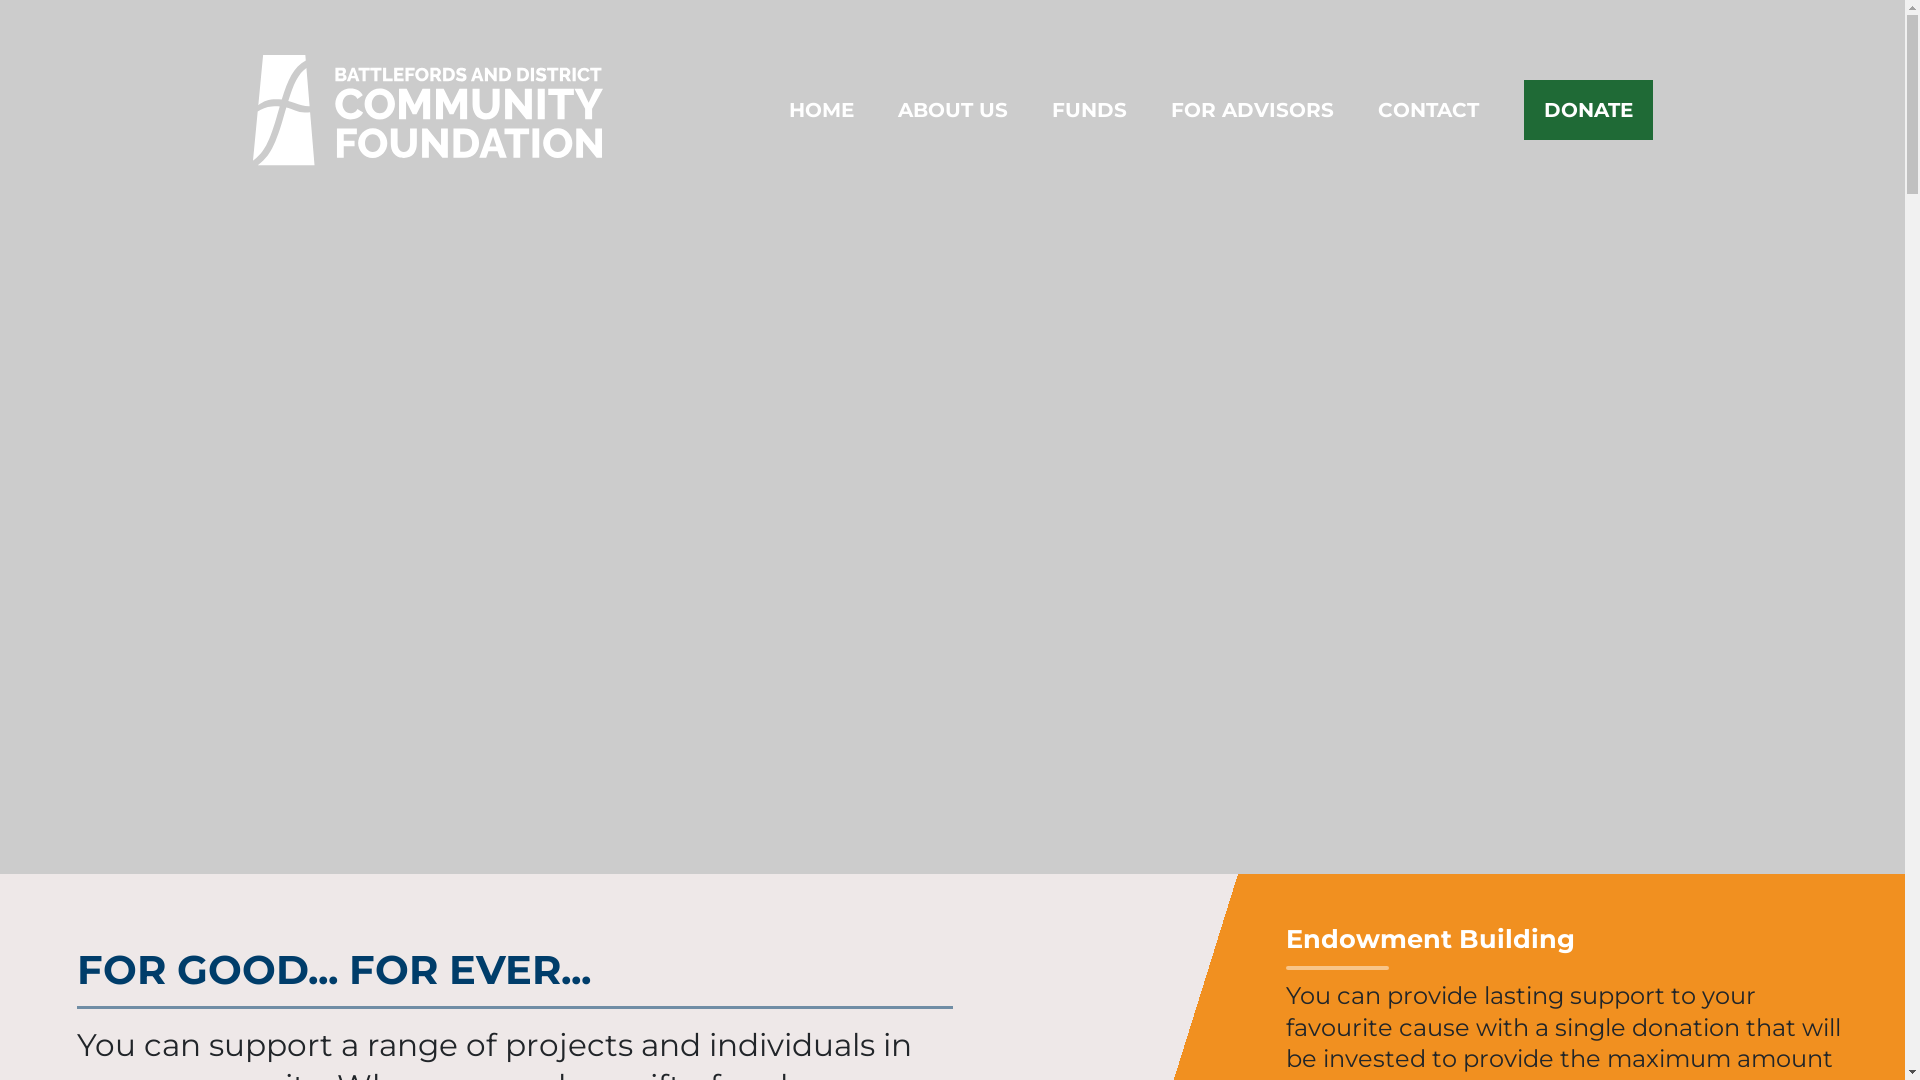  What do you see at coordinates (1376, 110) in the screenshot?
I see `'CONTACT'` at bounding box center [1376, 110].